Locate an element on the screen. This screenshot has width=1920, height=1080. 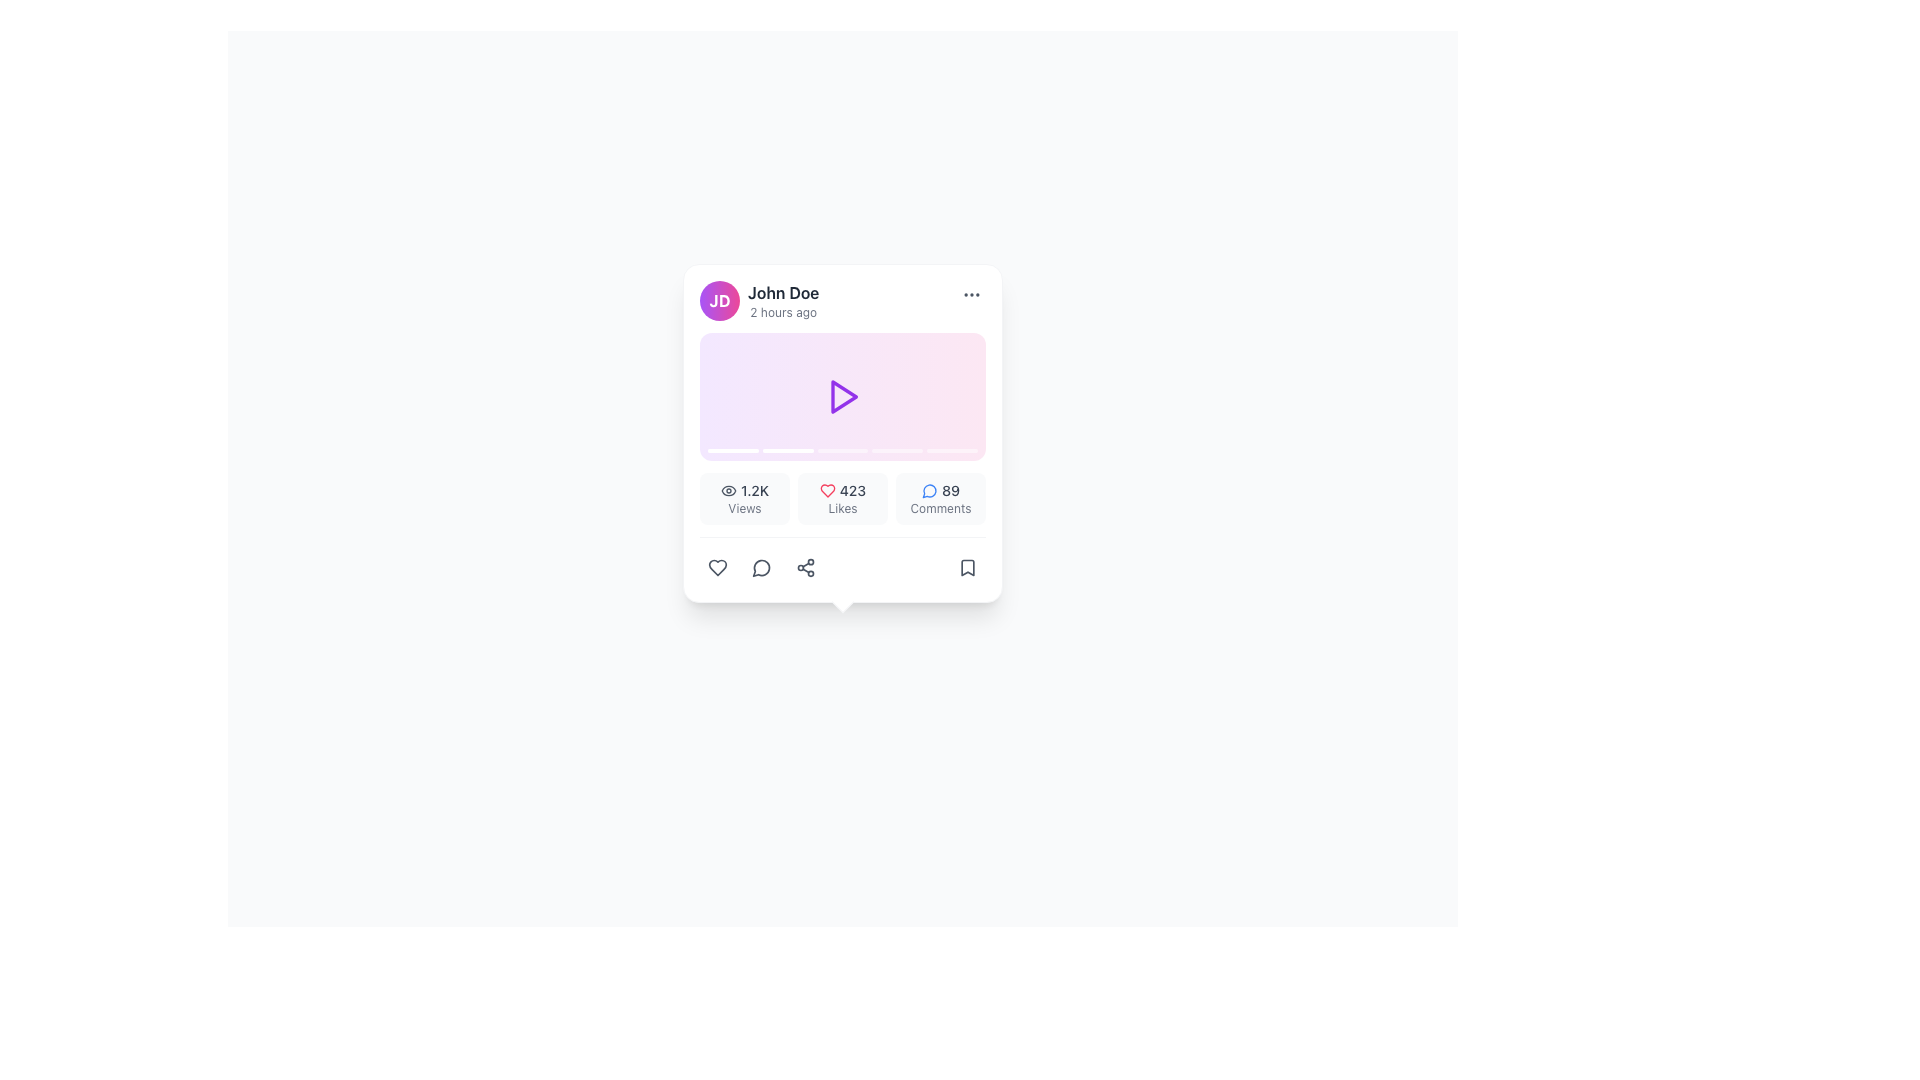
the second segment of the horizontal progress bar, which is a narrow, white rounded bar with a semi-transparent background, located at the bottom center of the card UI is located at coordinates (787, 451).